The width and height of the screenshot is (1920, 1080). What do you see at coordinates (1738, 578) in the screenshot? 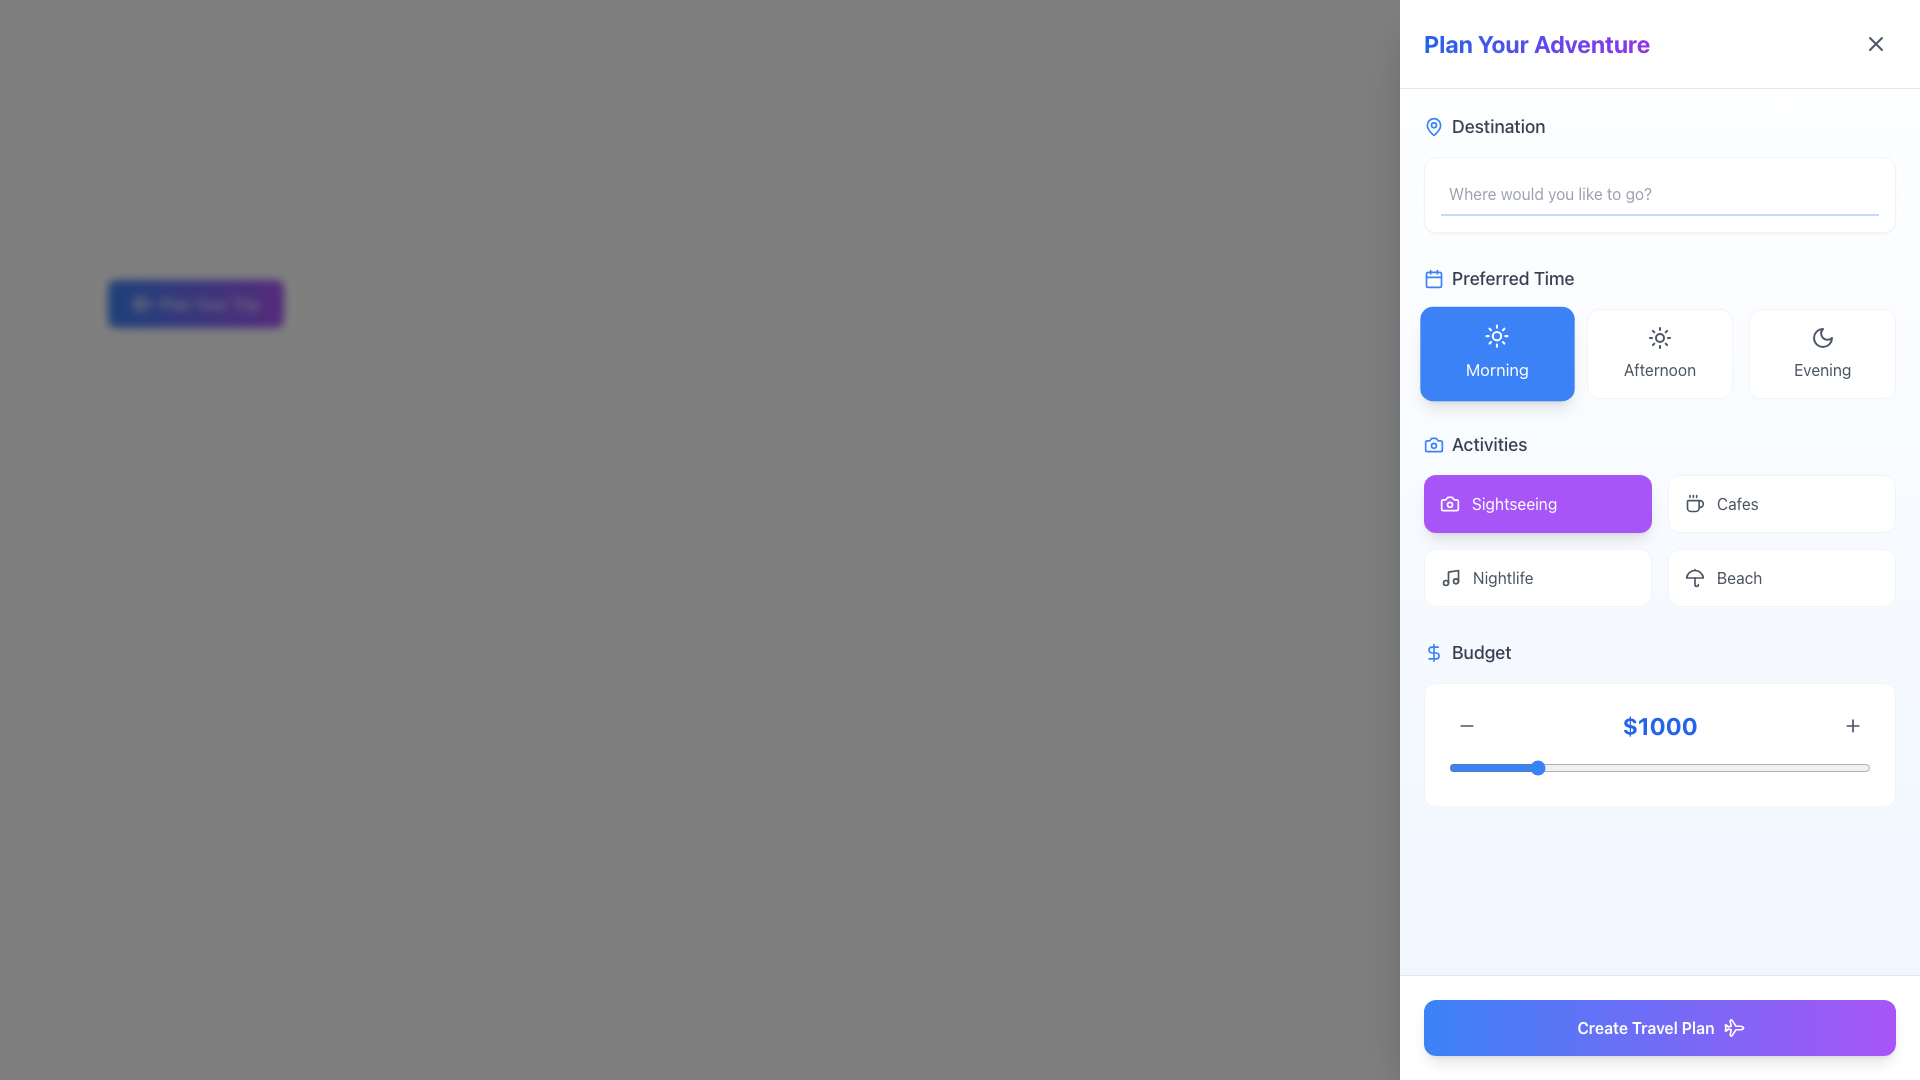
I see `the text label displaying 'Beach'` at bounding box center [1738, 578].